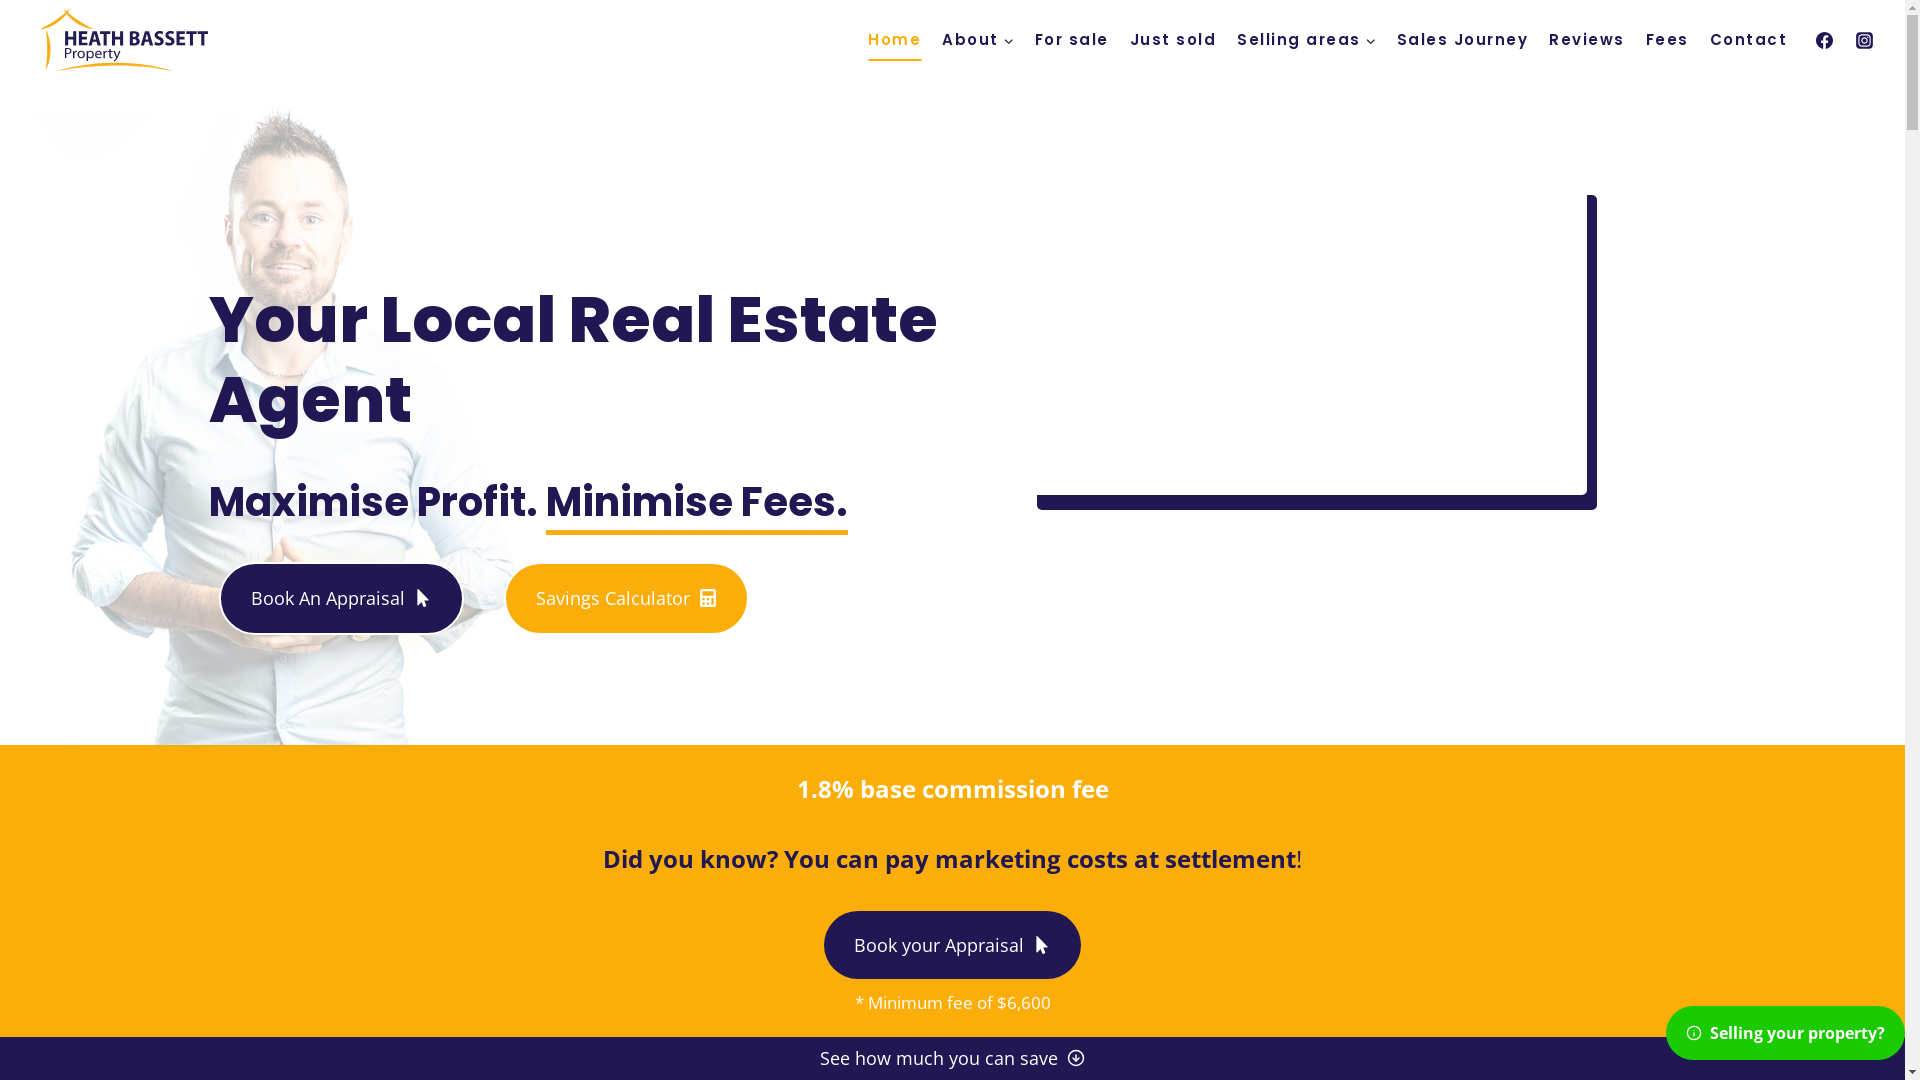  I want to click on 'Selling your property?', so click(1665, 1033).